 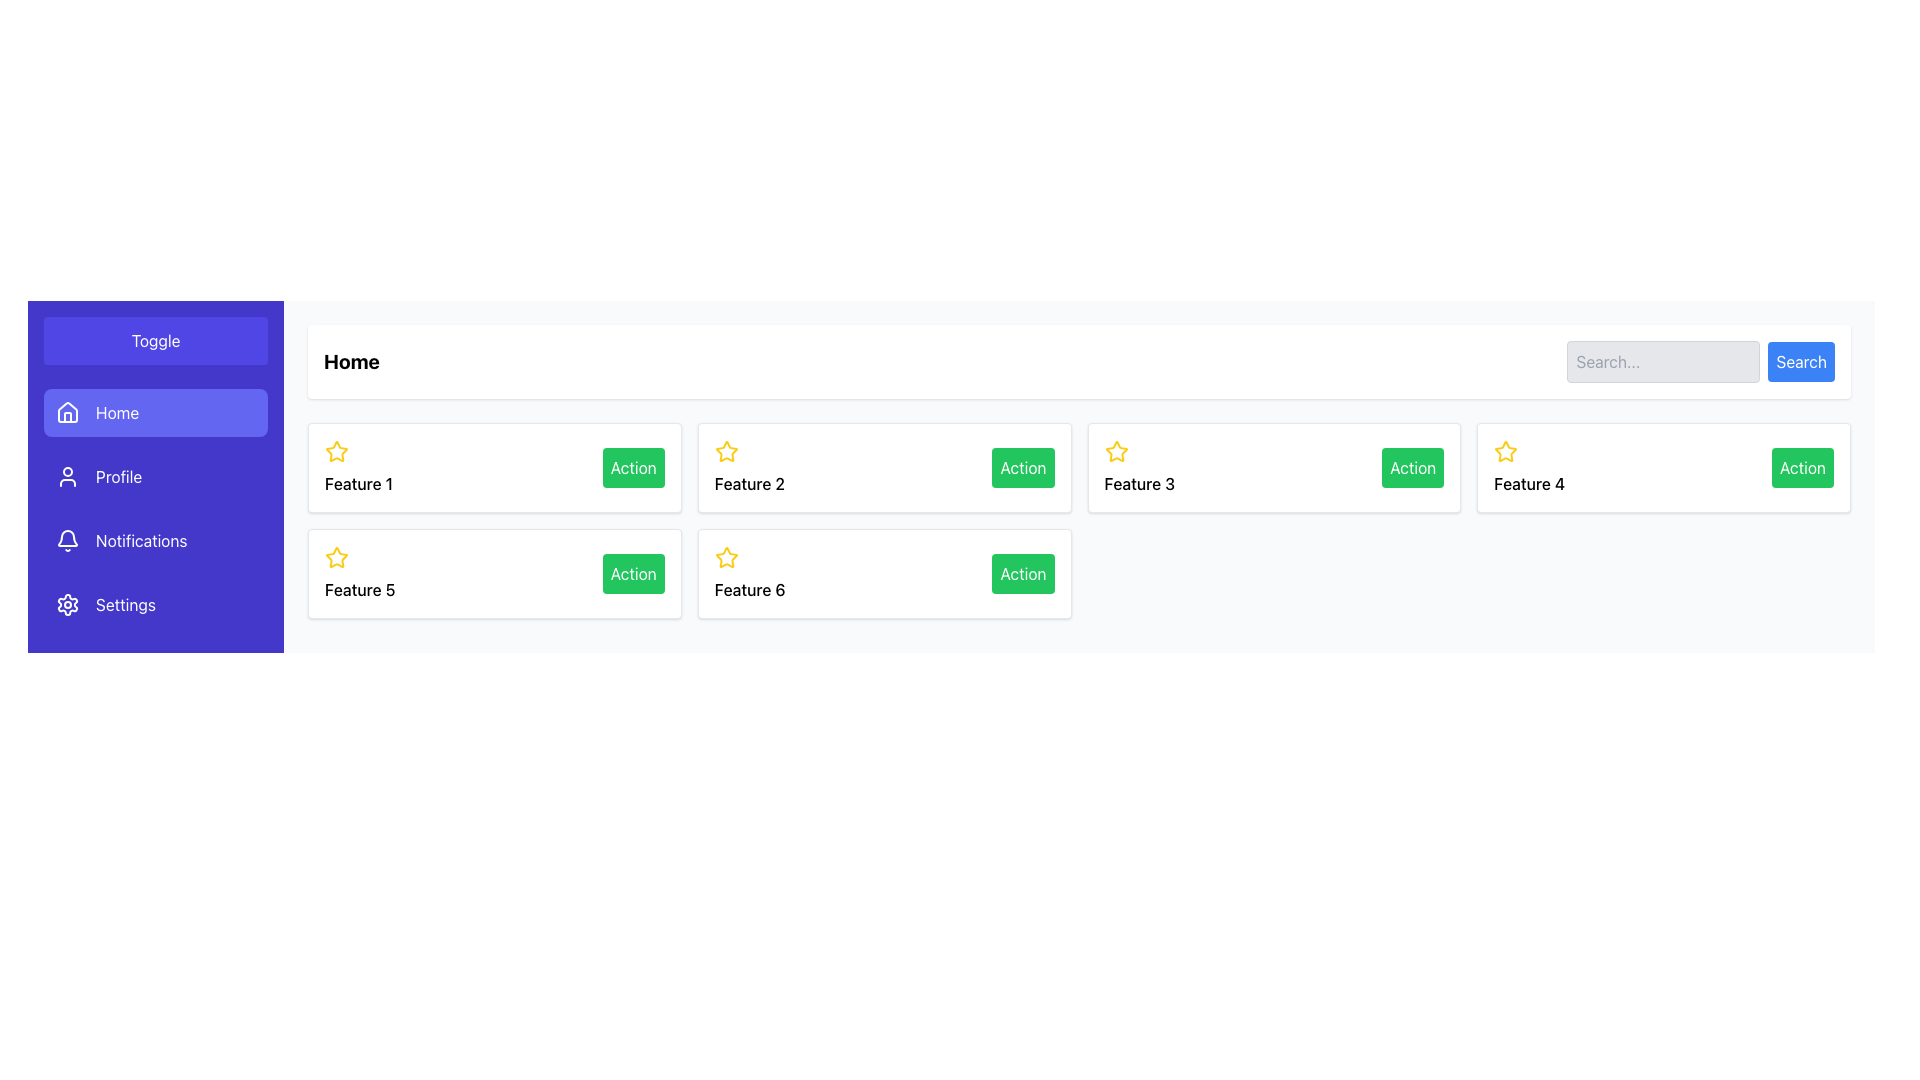 What do you see at coordinates (632, 467) in the screenshot?
I see `the button associated with 'Feature 1'` at bounding box center [632, 467].